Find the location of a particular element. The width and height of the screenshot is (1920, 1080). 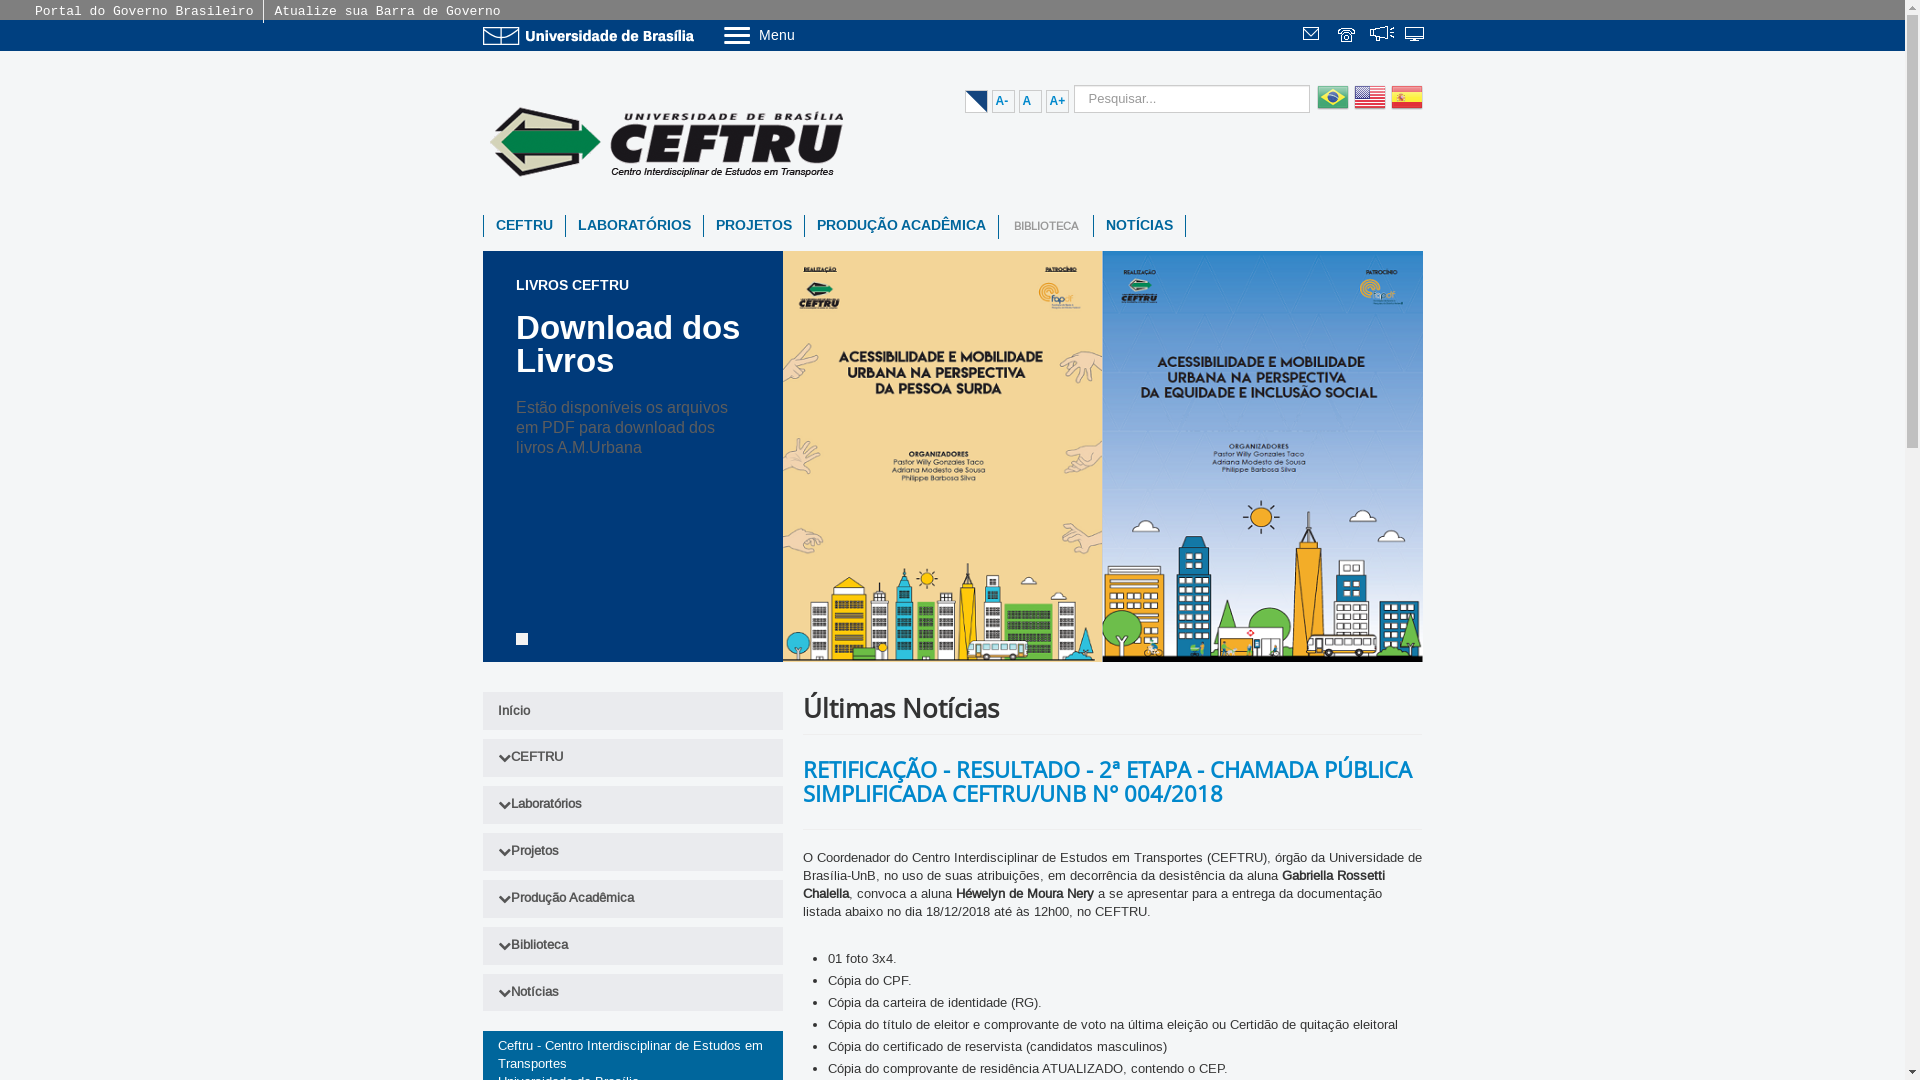

'English' is located at coordinates (1365, 108).